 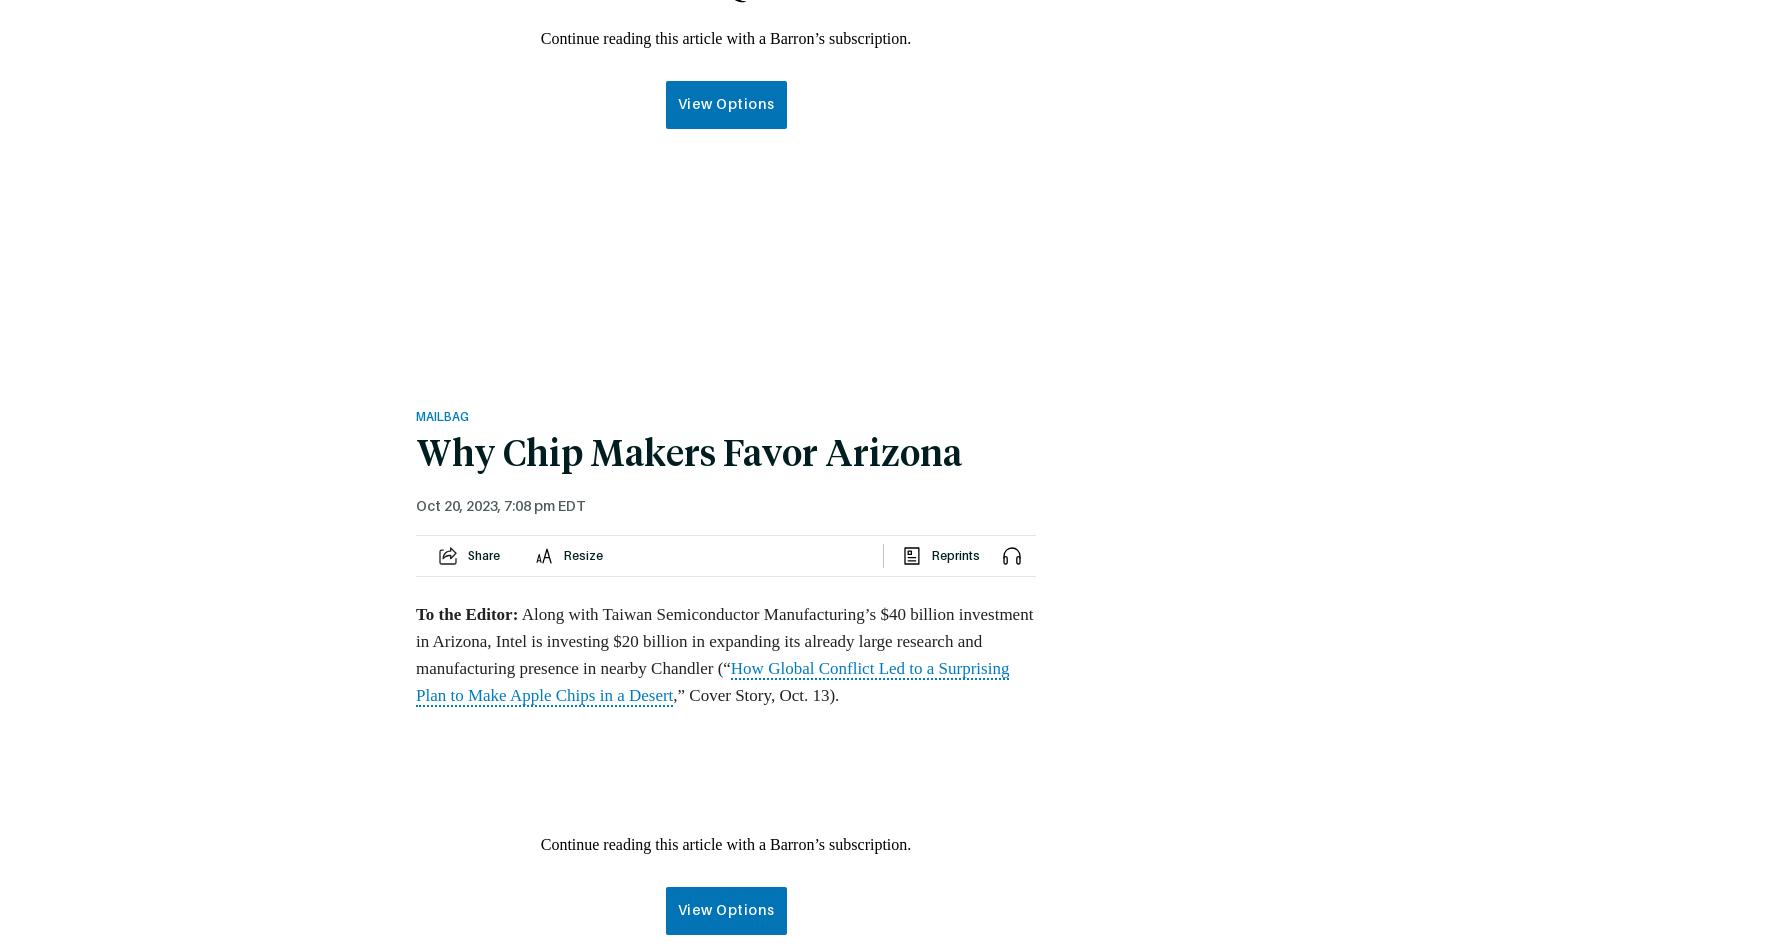 What do you see at coordinates (482, 554) in the screenshot?
I see `'Share'` at bounding box center [482, 554].